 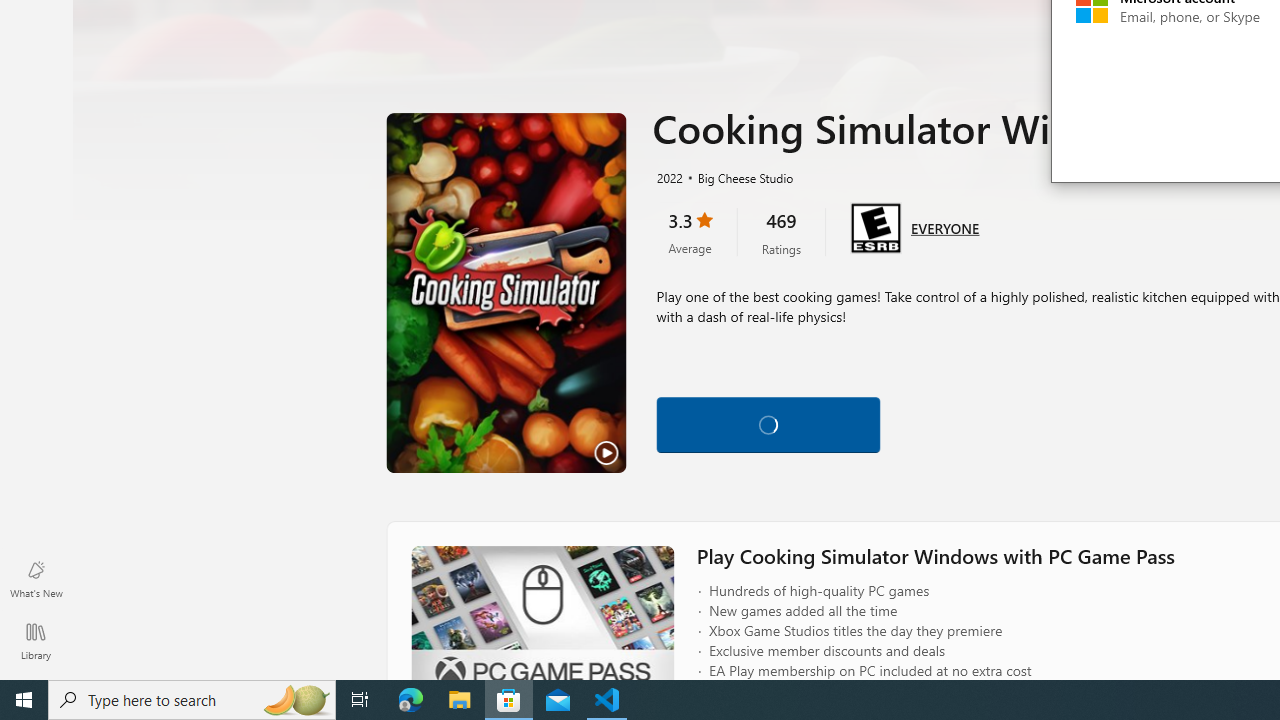 I want to click on 'Big Cheese Studio', so click(x=736, y=176).